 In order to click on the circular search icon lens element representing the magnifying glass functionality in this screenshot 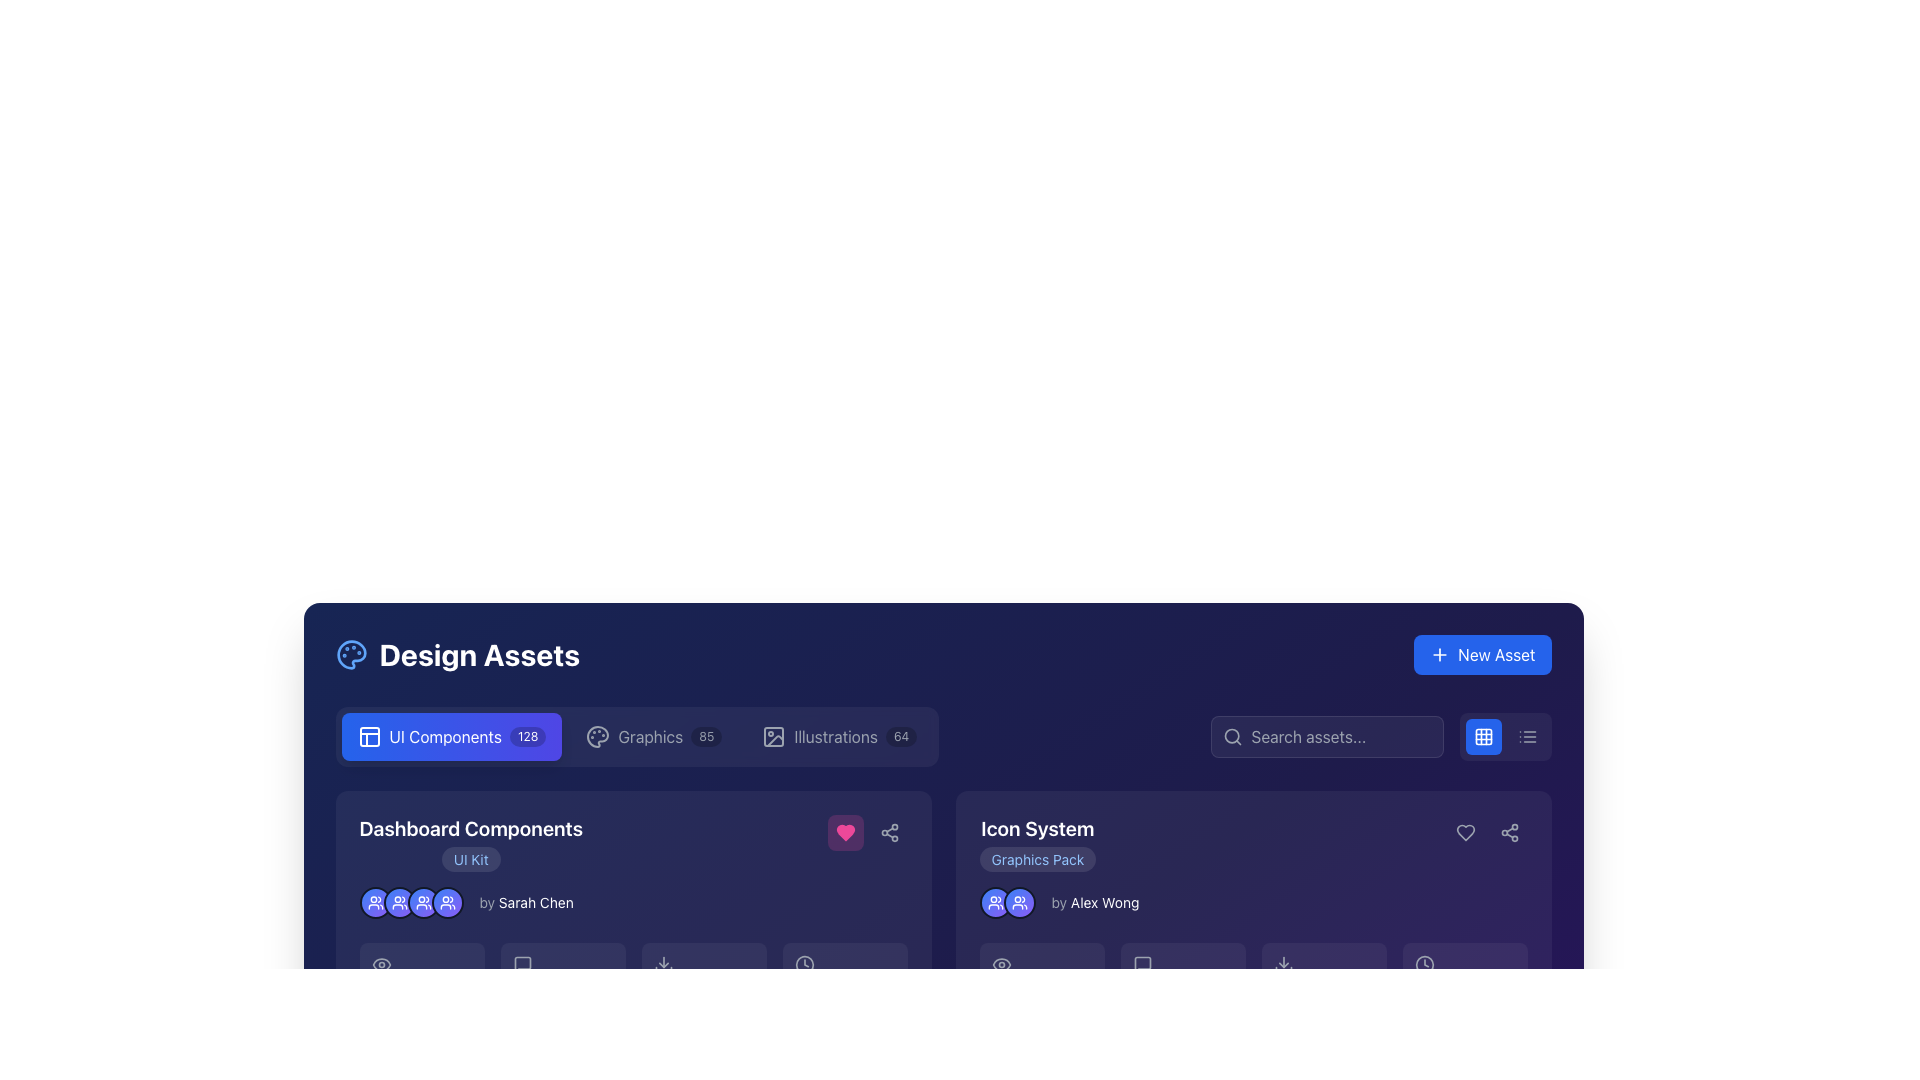, I will do `click(1229, 736)`.